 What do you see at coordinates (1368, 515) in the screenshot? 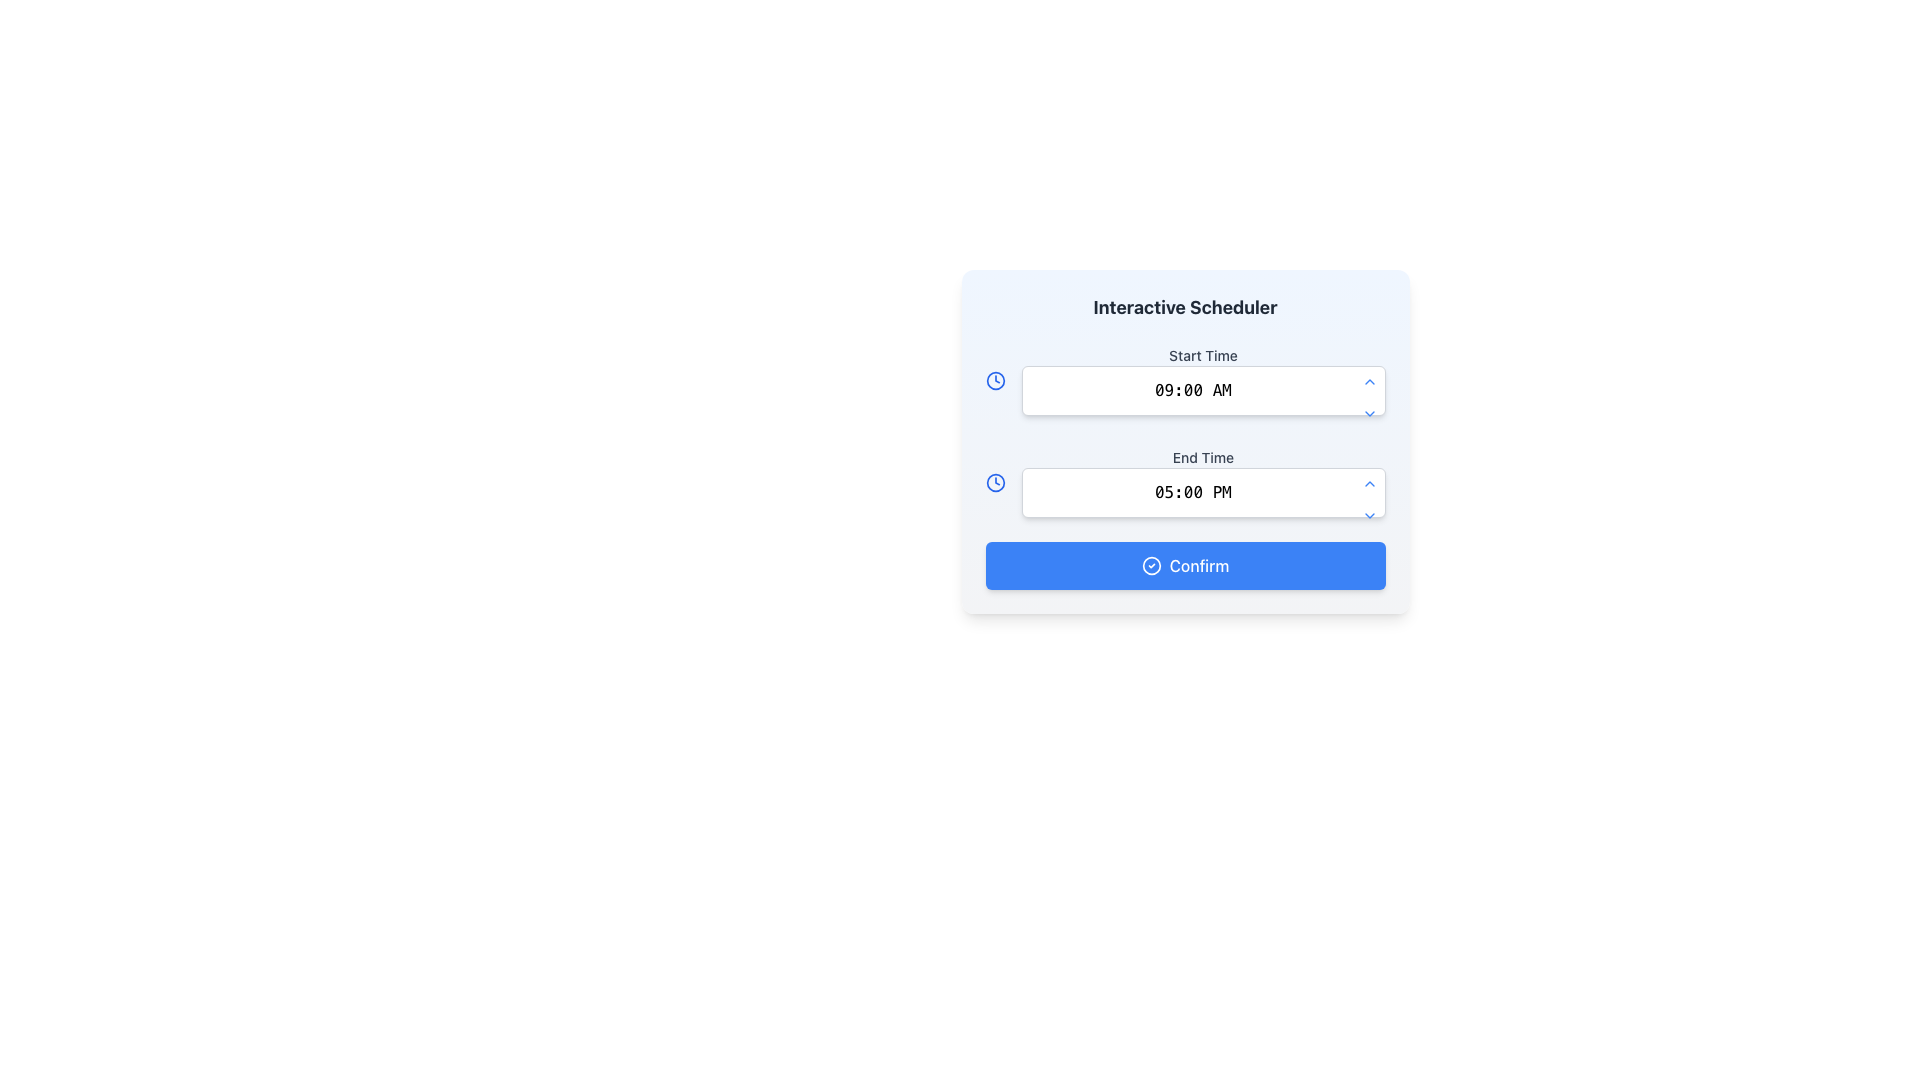
I see `the blue chevron-down icon located on the right side of the 'End Time' dropdown field` at bounding box center [1368, 515].